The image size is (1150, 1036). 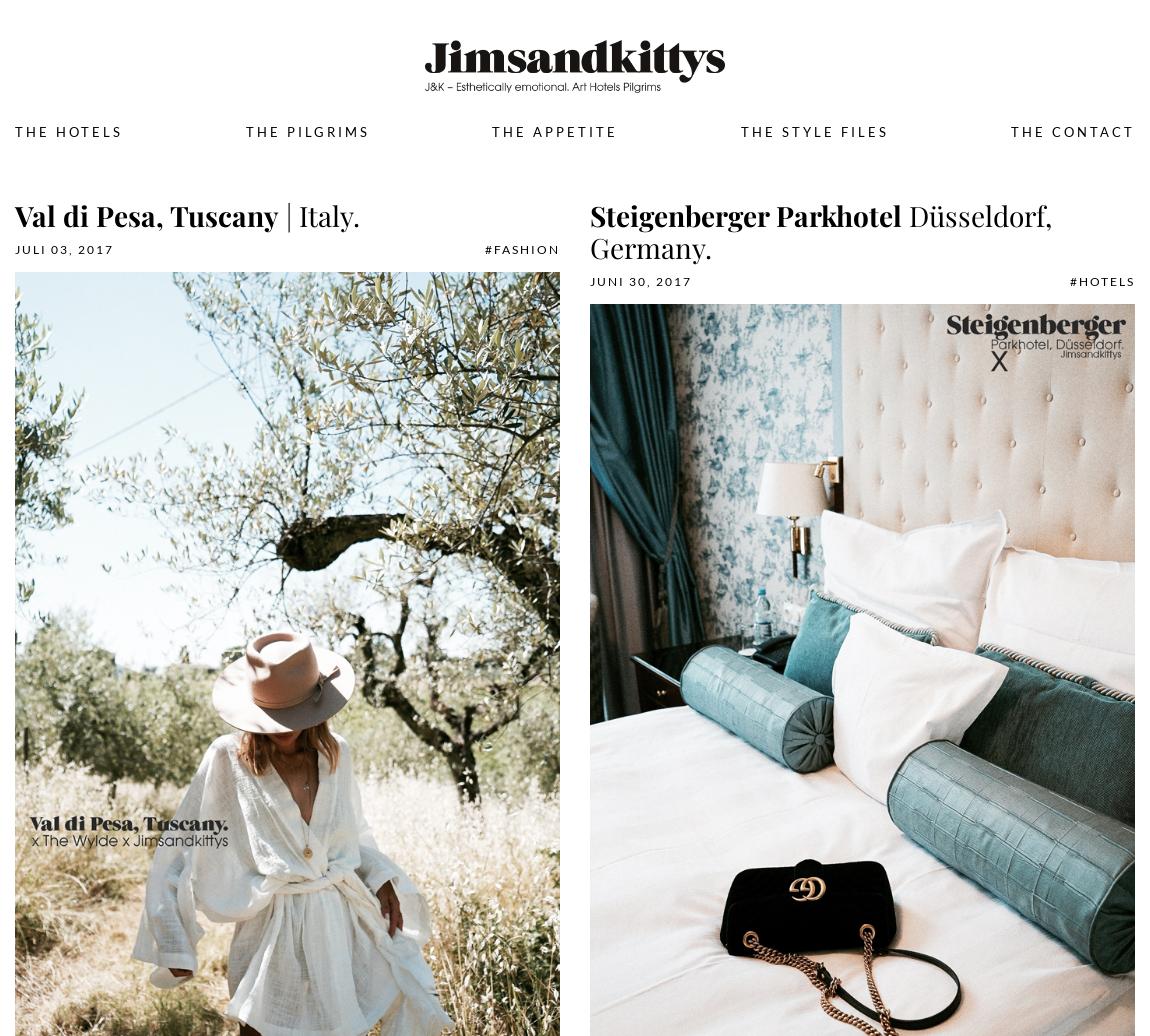 I want to click on 'The Appetite', so click(x=554, y=130).